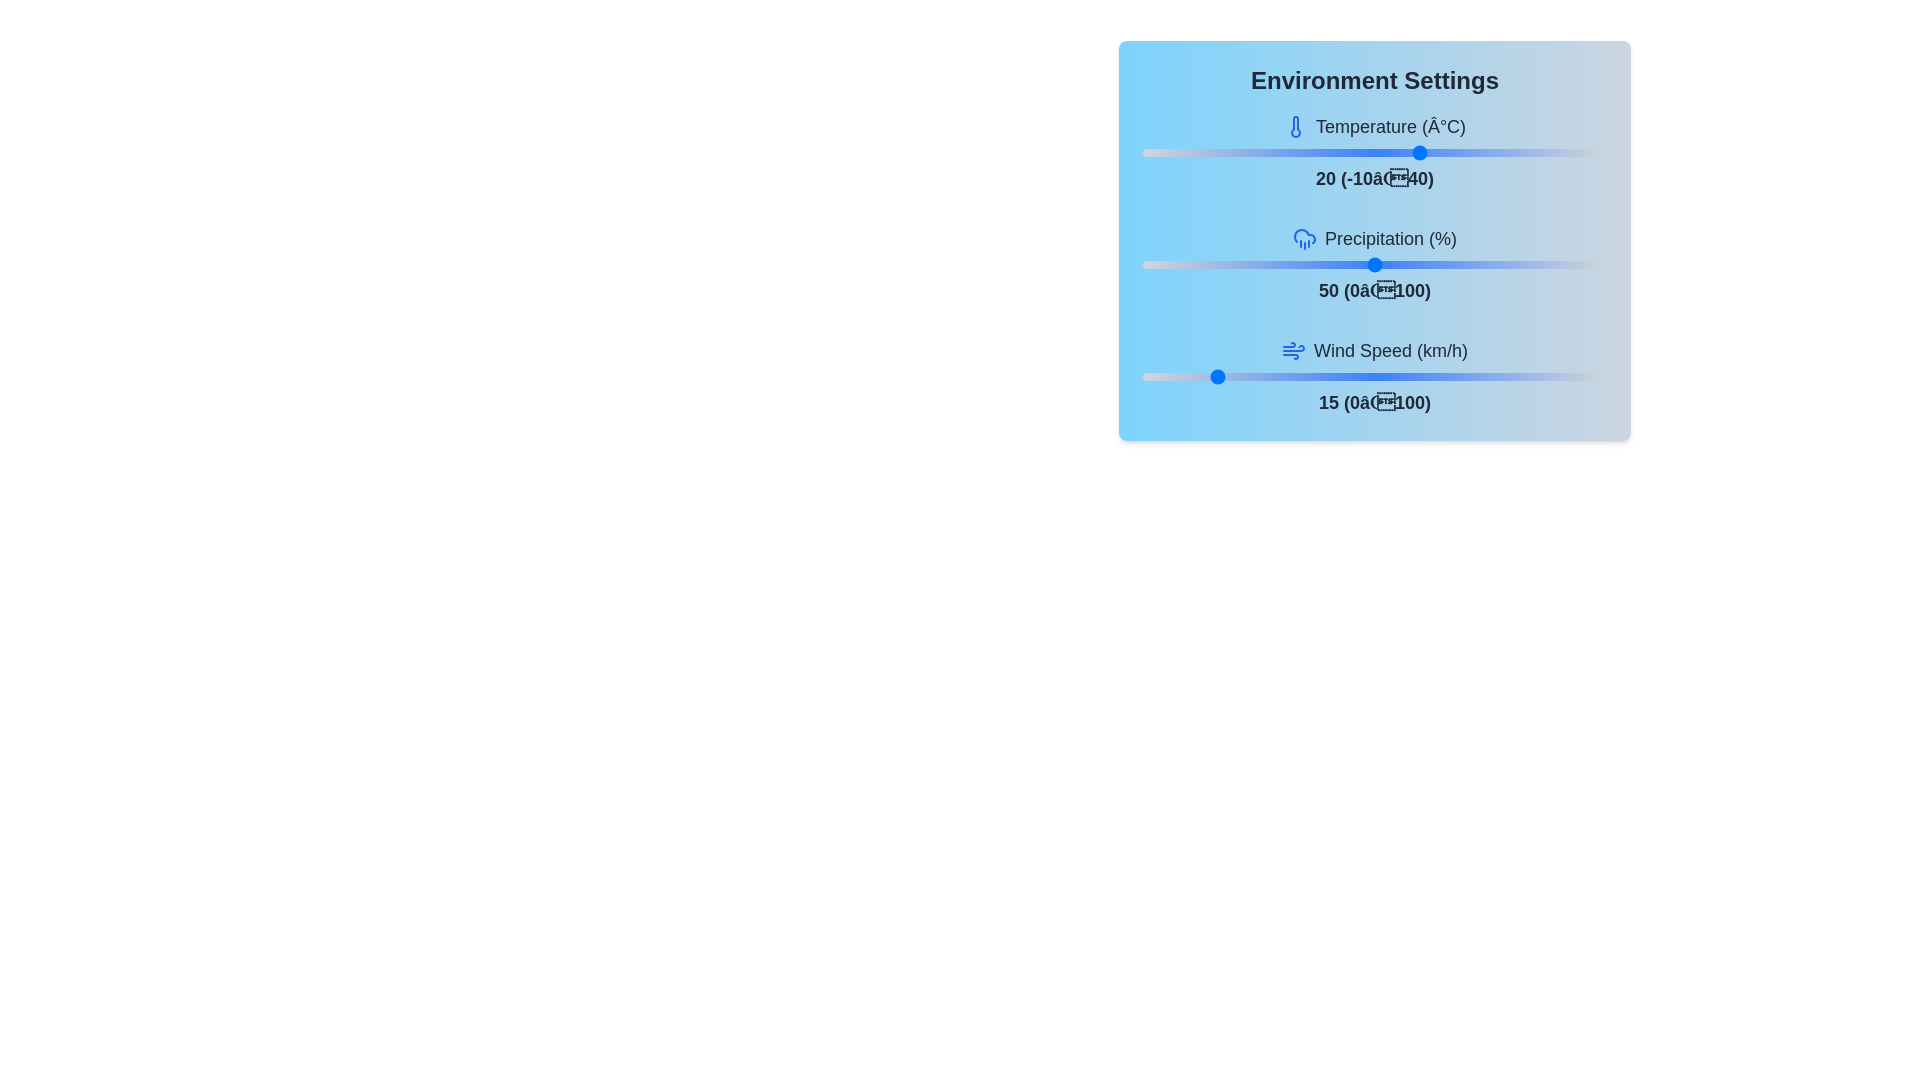  Describe the element at coordinates (1390, 127) in the screenshot. I see `the temperature settings label in the 'Environment Settings' section, located to the right of the thermometer icon` at that location.